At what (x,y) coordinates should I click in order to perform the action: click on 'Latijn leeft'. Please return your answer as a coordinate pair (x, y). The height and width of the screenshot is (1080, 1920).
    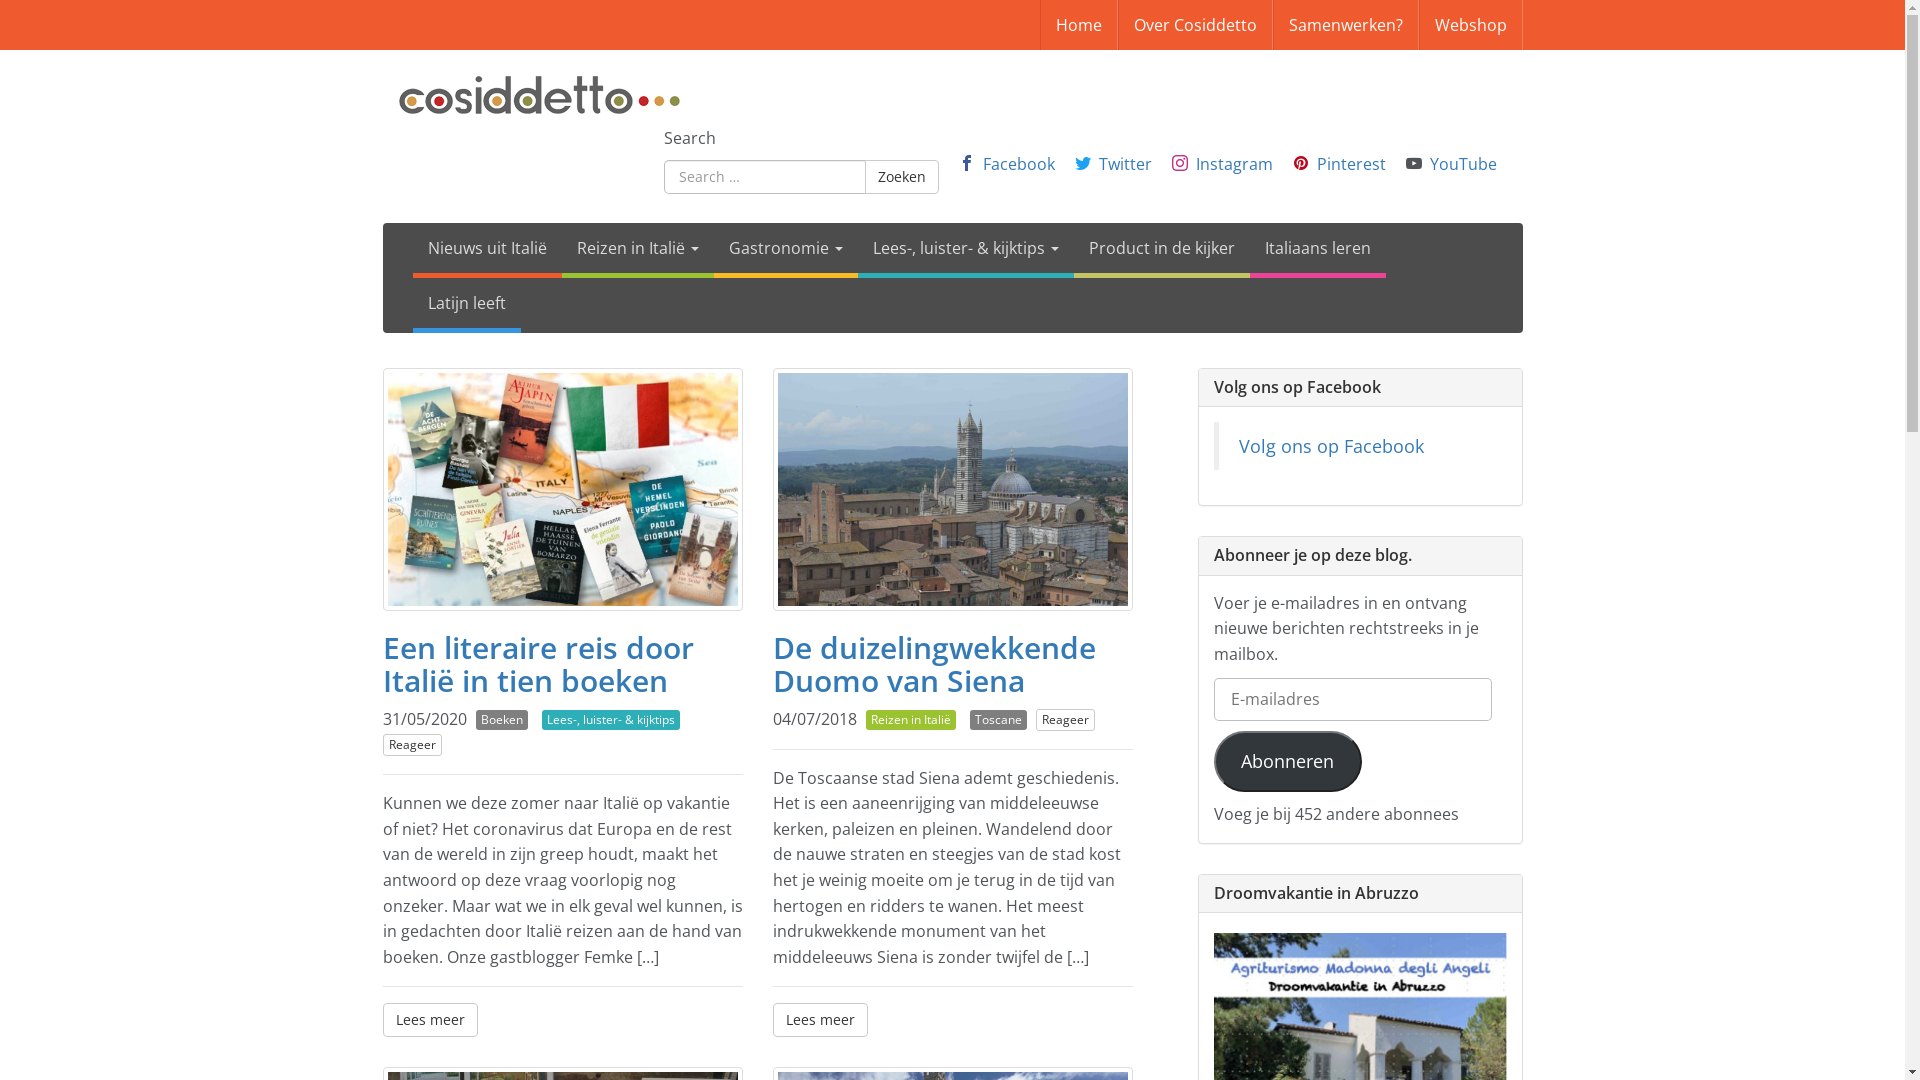
    Looking at the image, I should click on (464, 305).